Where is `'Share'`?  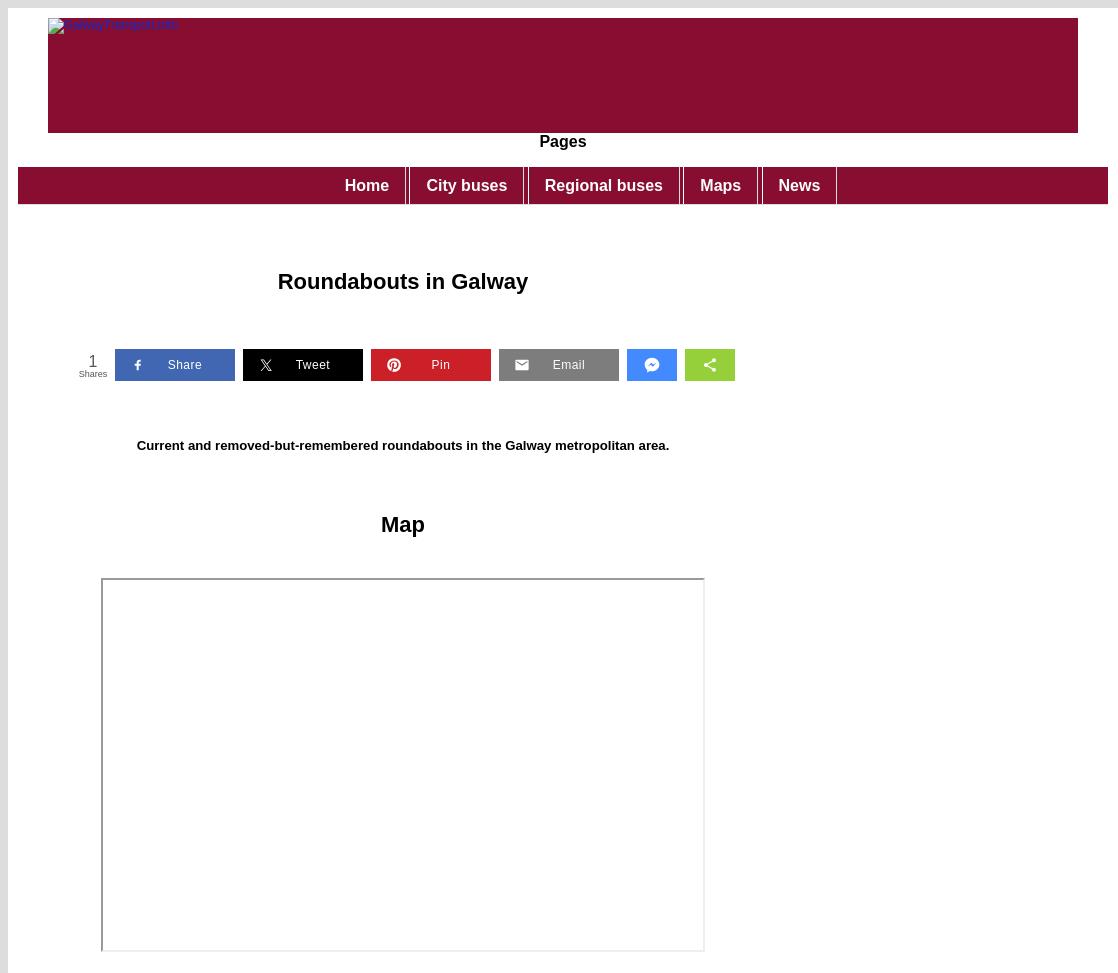 'Share' is located at coordinates (184, 362).